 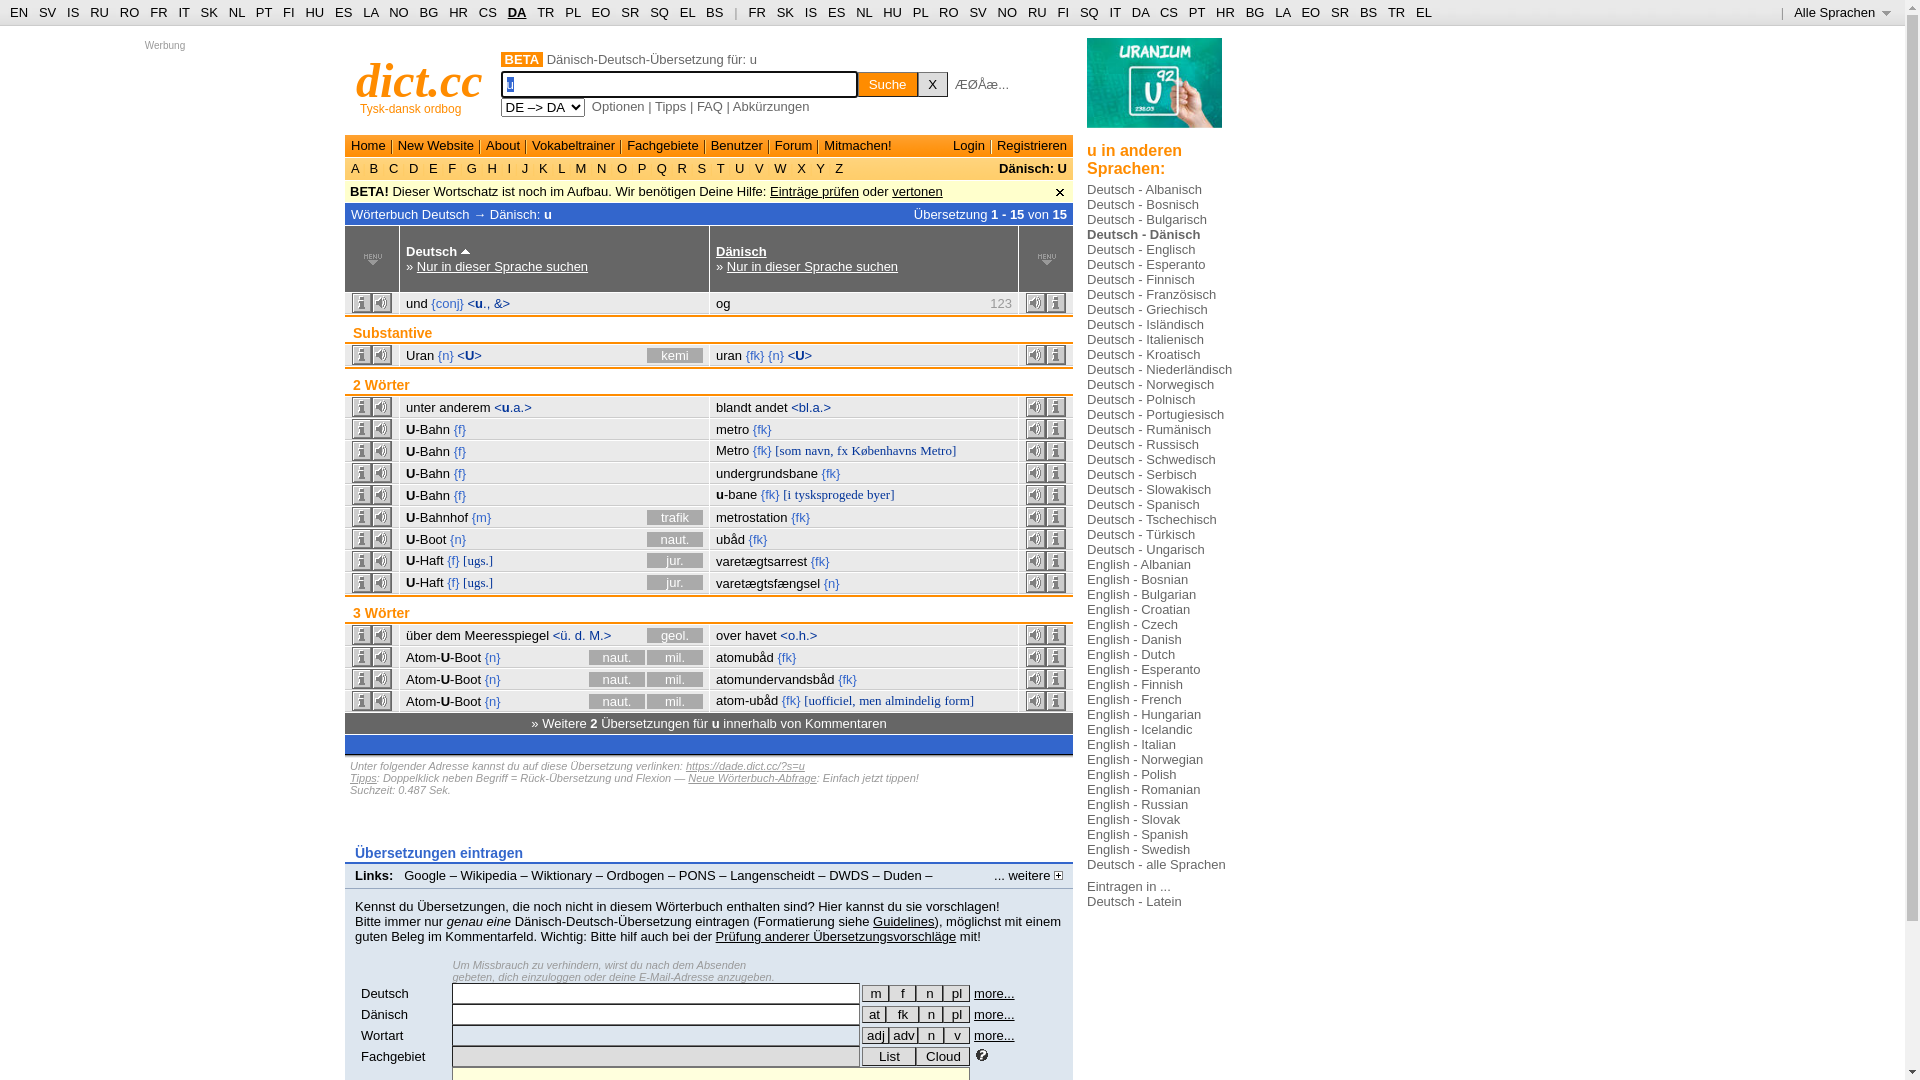 I want to click on 'List', so click(x=887, y=1055).